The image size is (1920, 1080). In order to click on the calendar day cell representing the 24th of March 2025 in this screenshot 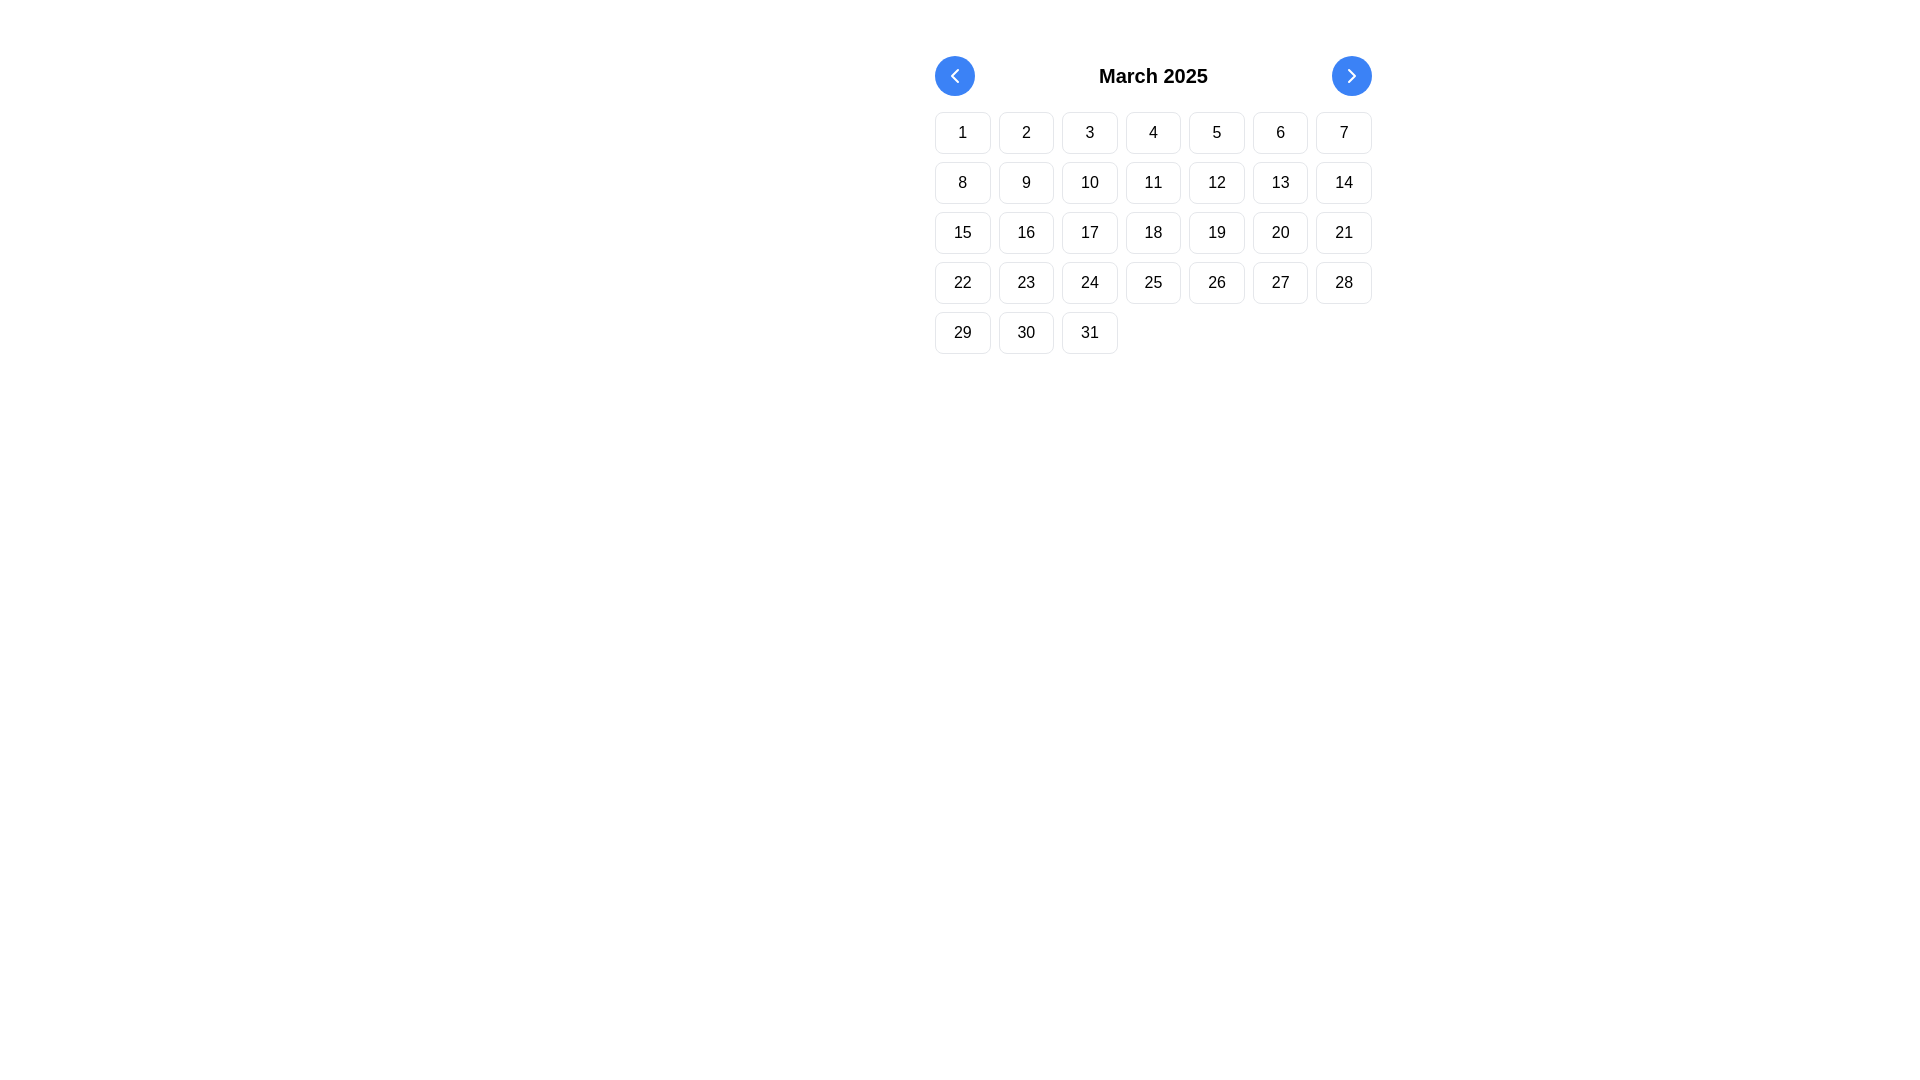, I will do `click(1088, 282)`.